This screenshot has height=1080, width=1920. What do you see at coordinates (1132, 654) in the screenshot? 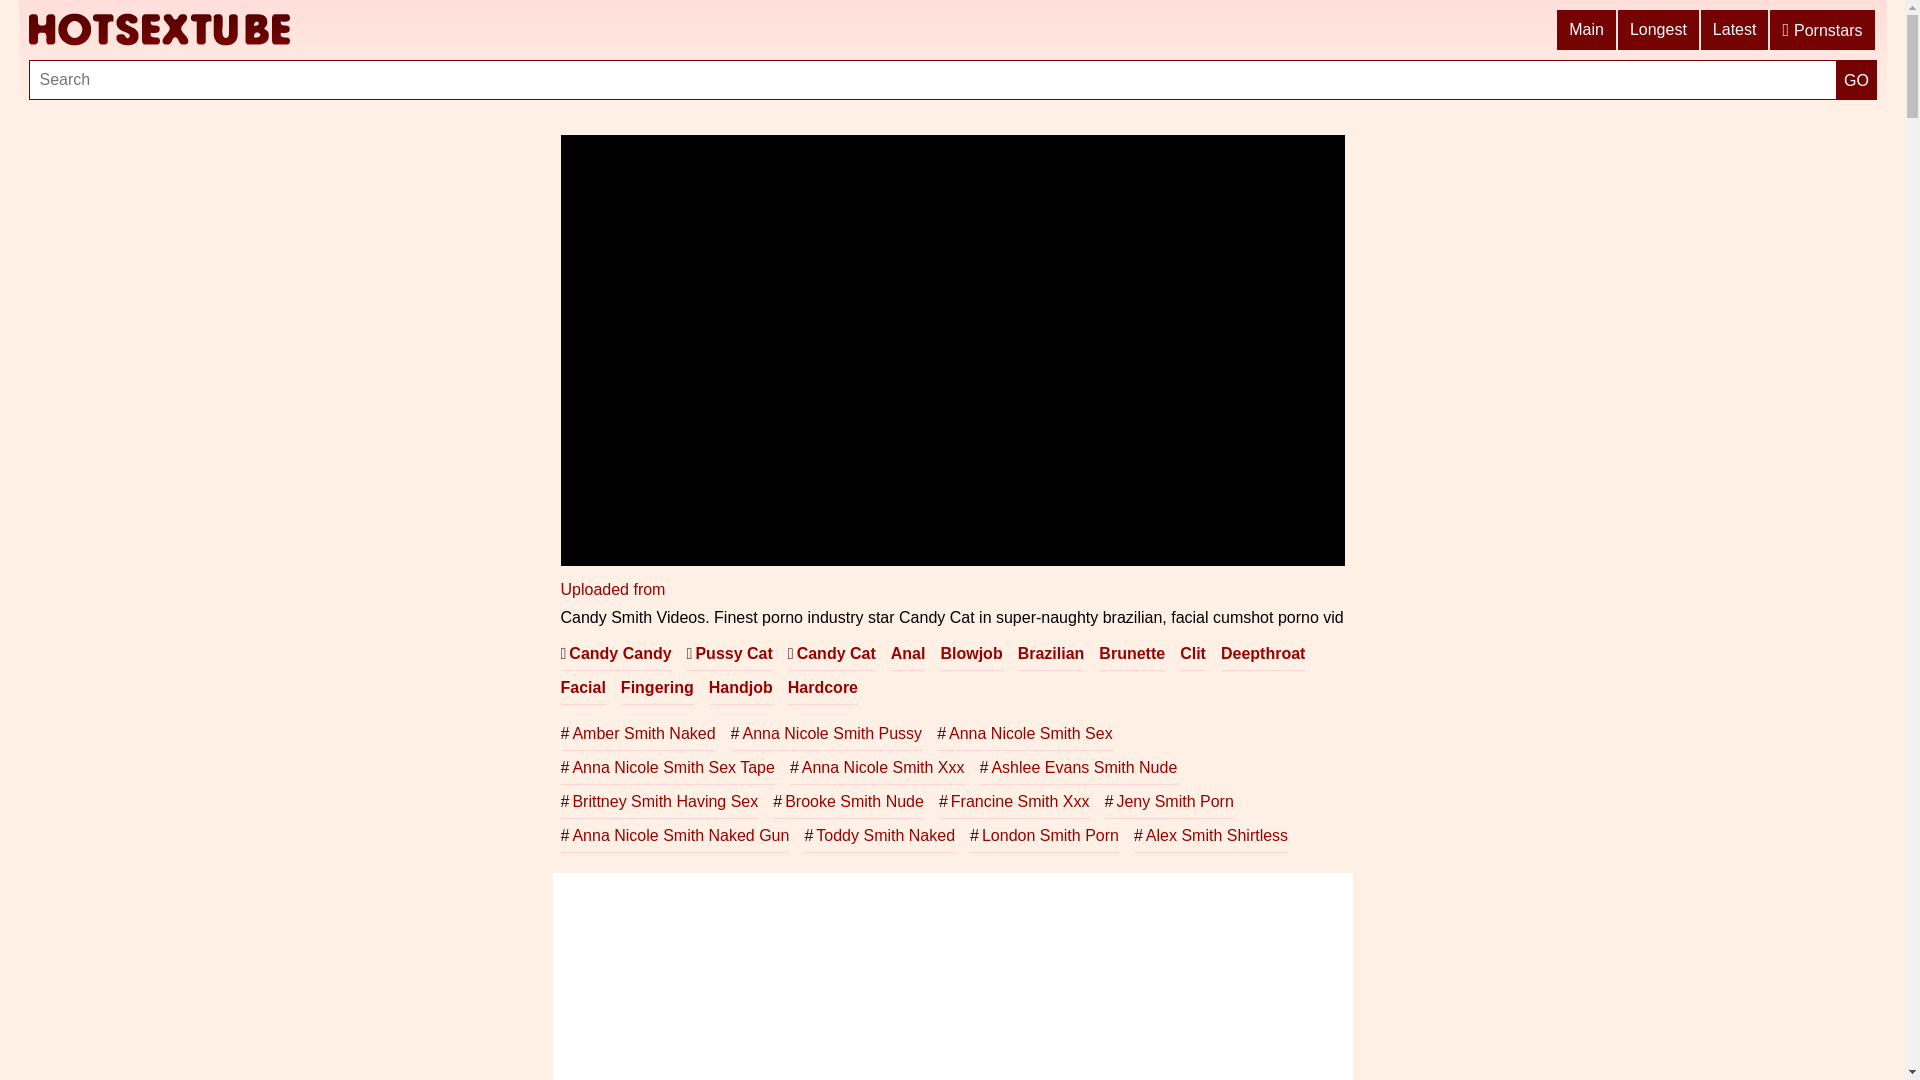
I see `'Brunette'` at bounding box center [1132, 654].